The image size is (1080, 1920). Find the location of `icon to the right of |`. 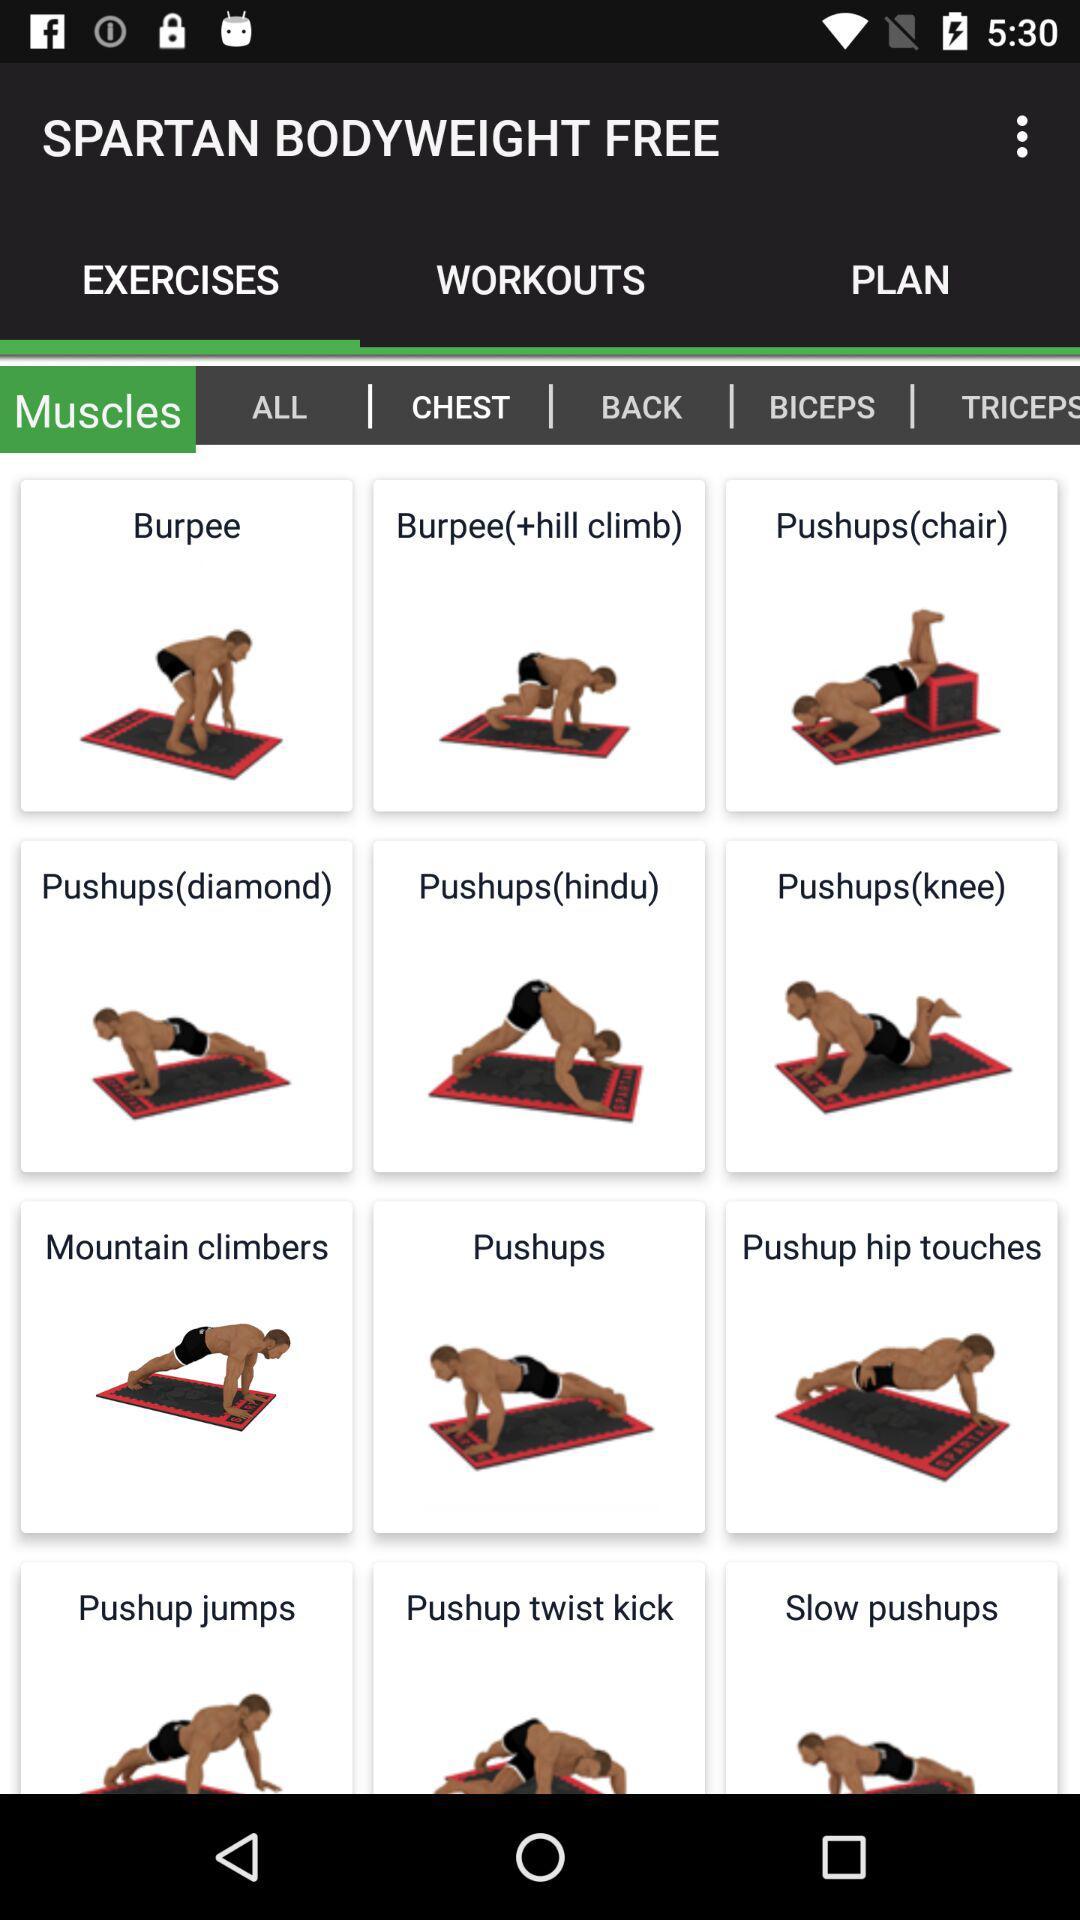

icon to the right of | is located at coordinates (1009, 404).